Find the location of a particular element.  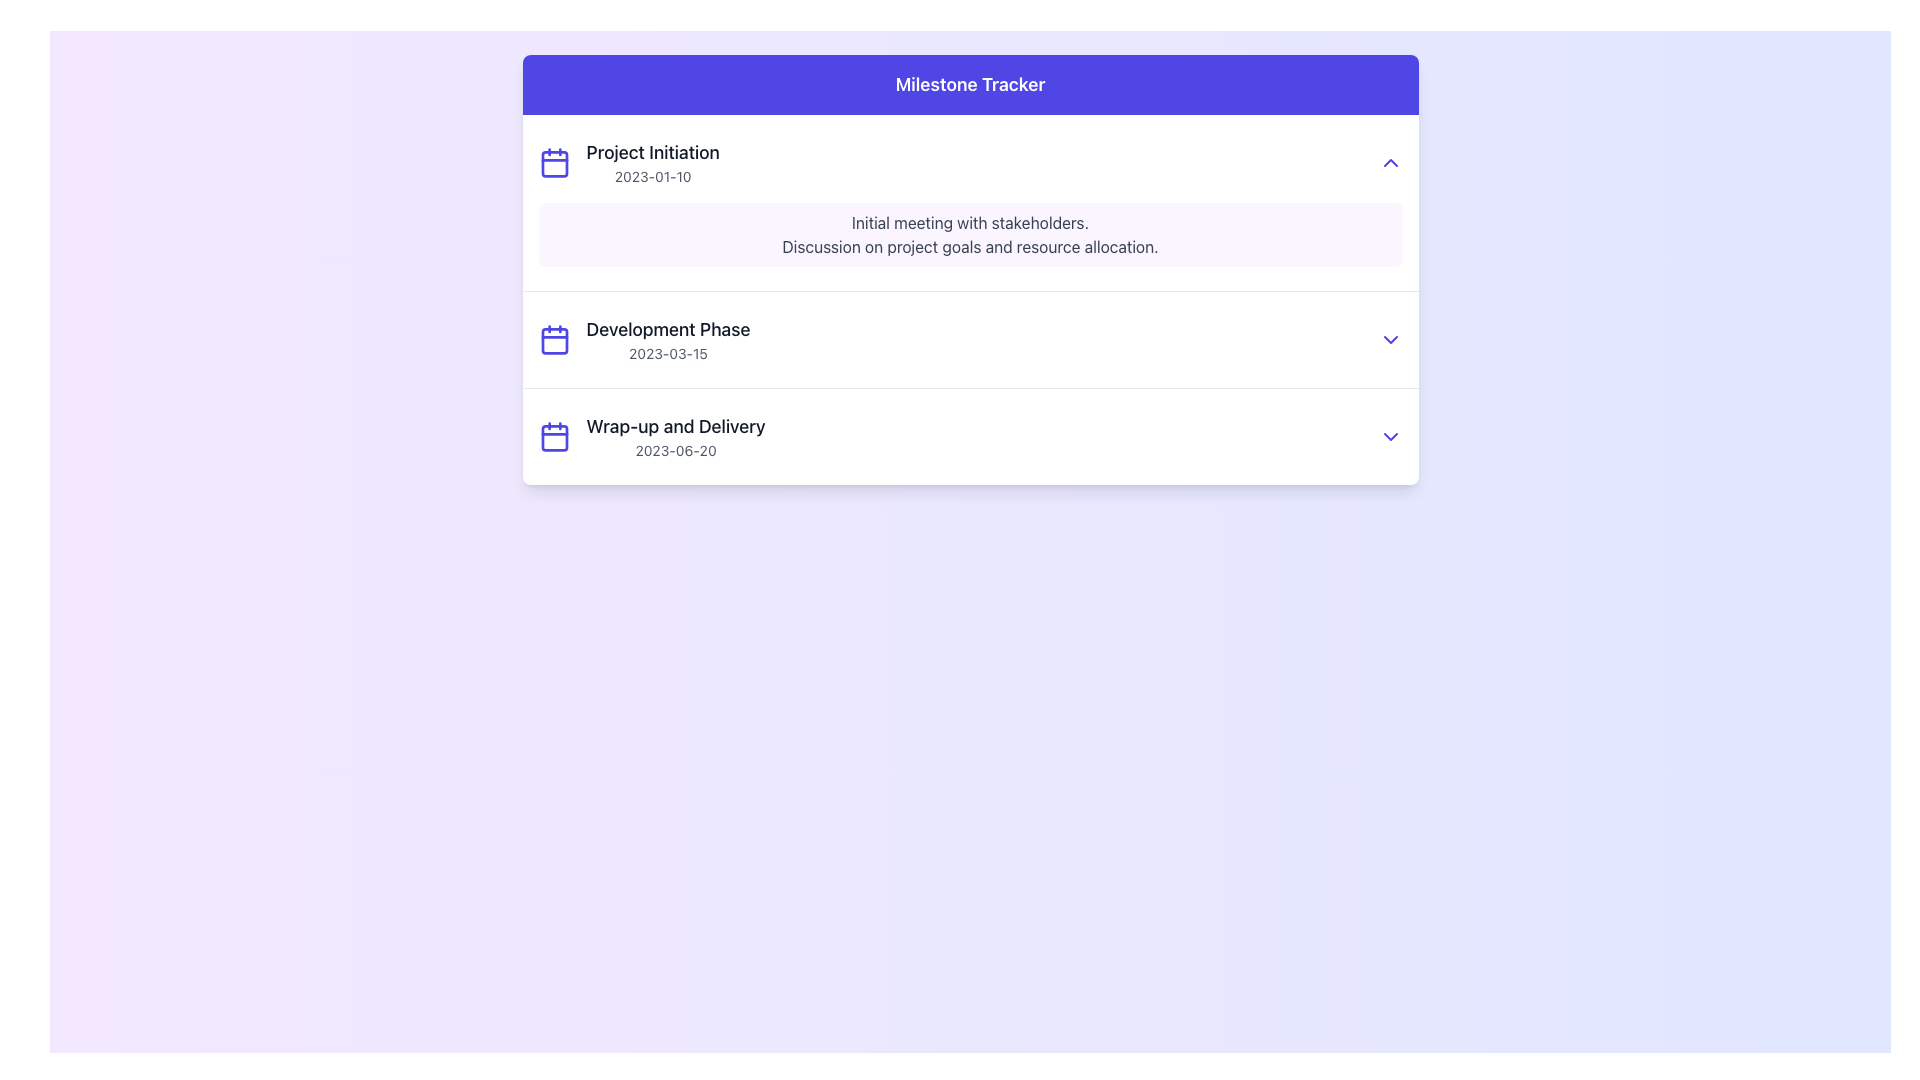

the indigo upward chevron icon-based toggle located to the far right of the 'Project Initiation' section to potentially view a tooltip is located at coordinates (1389, 161).